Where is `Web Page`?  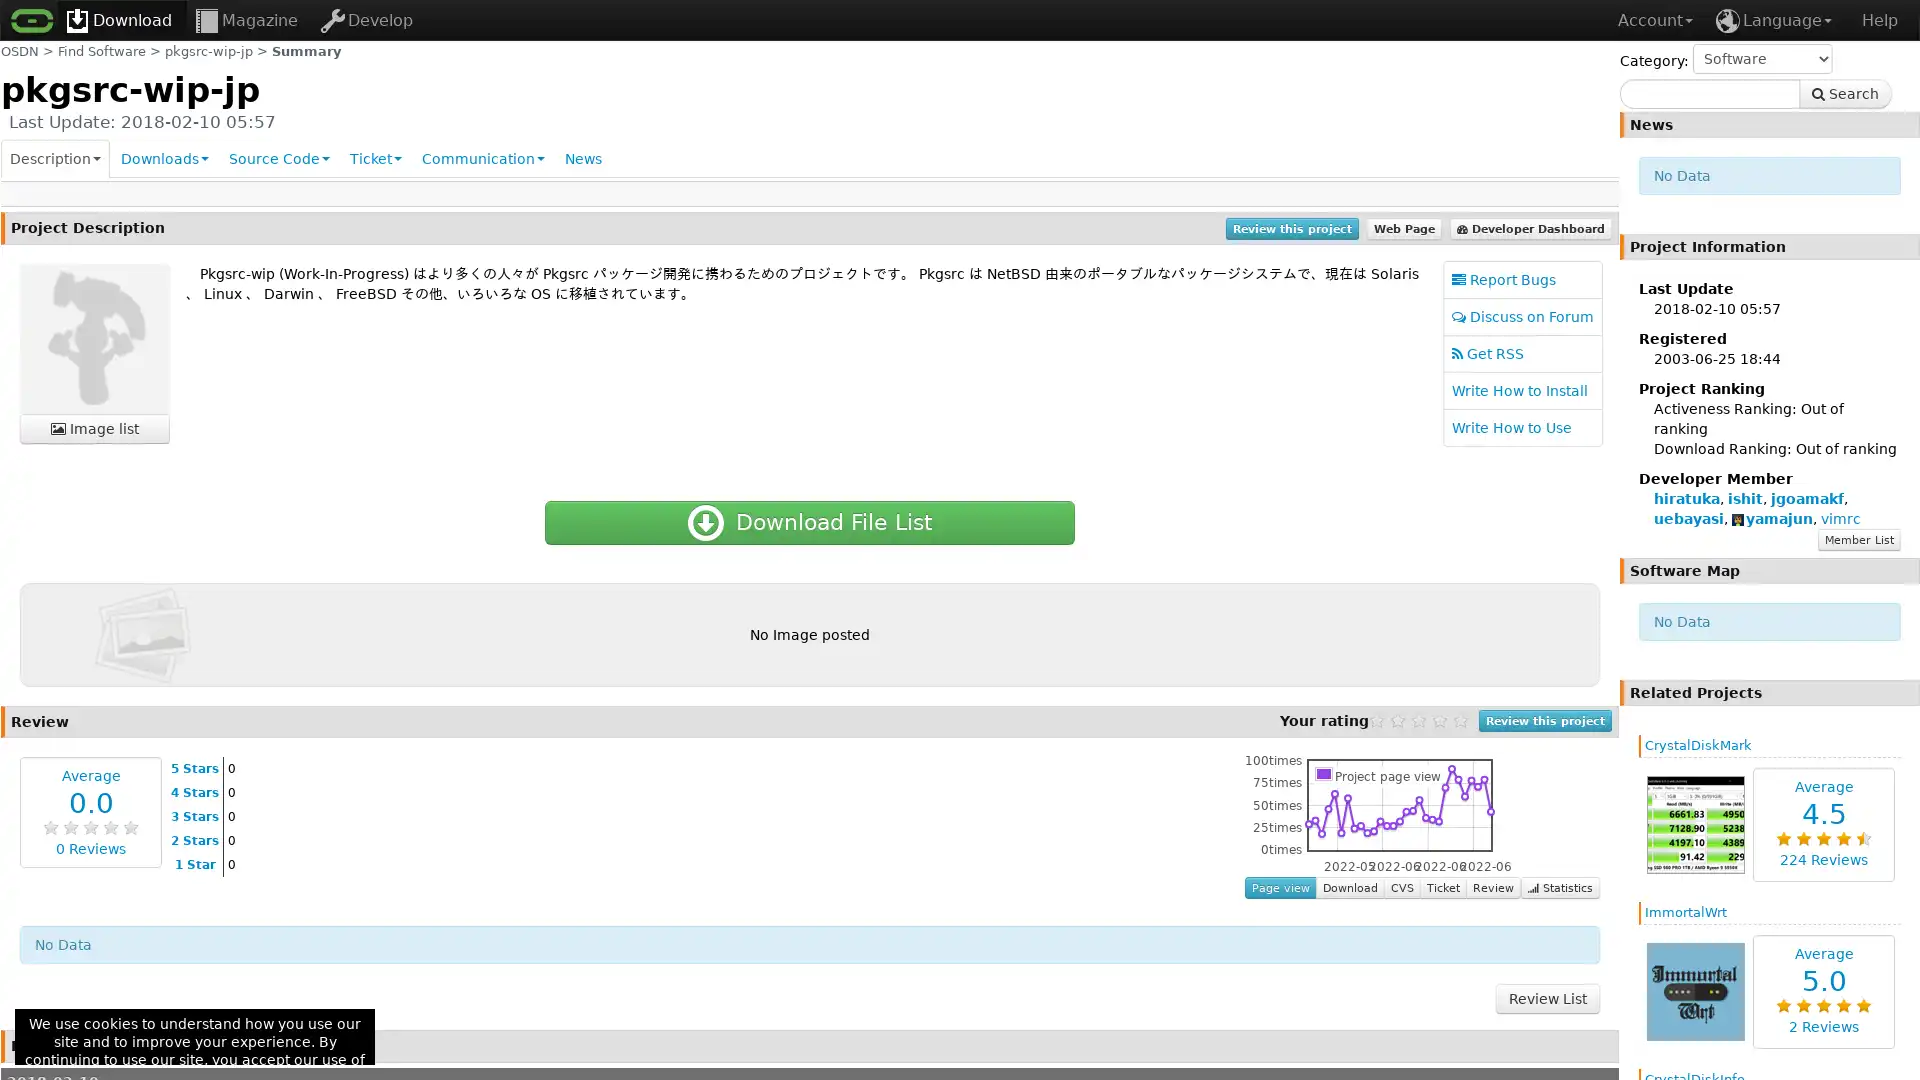
Web Page is located at coordinates (1403, 227).